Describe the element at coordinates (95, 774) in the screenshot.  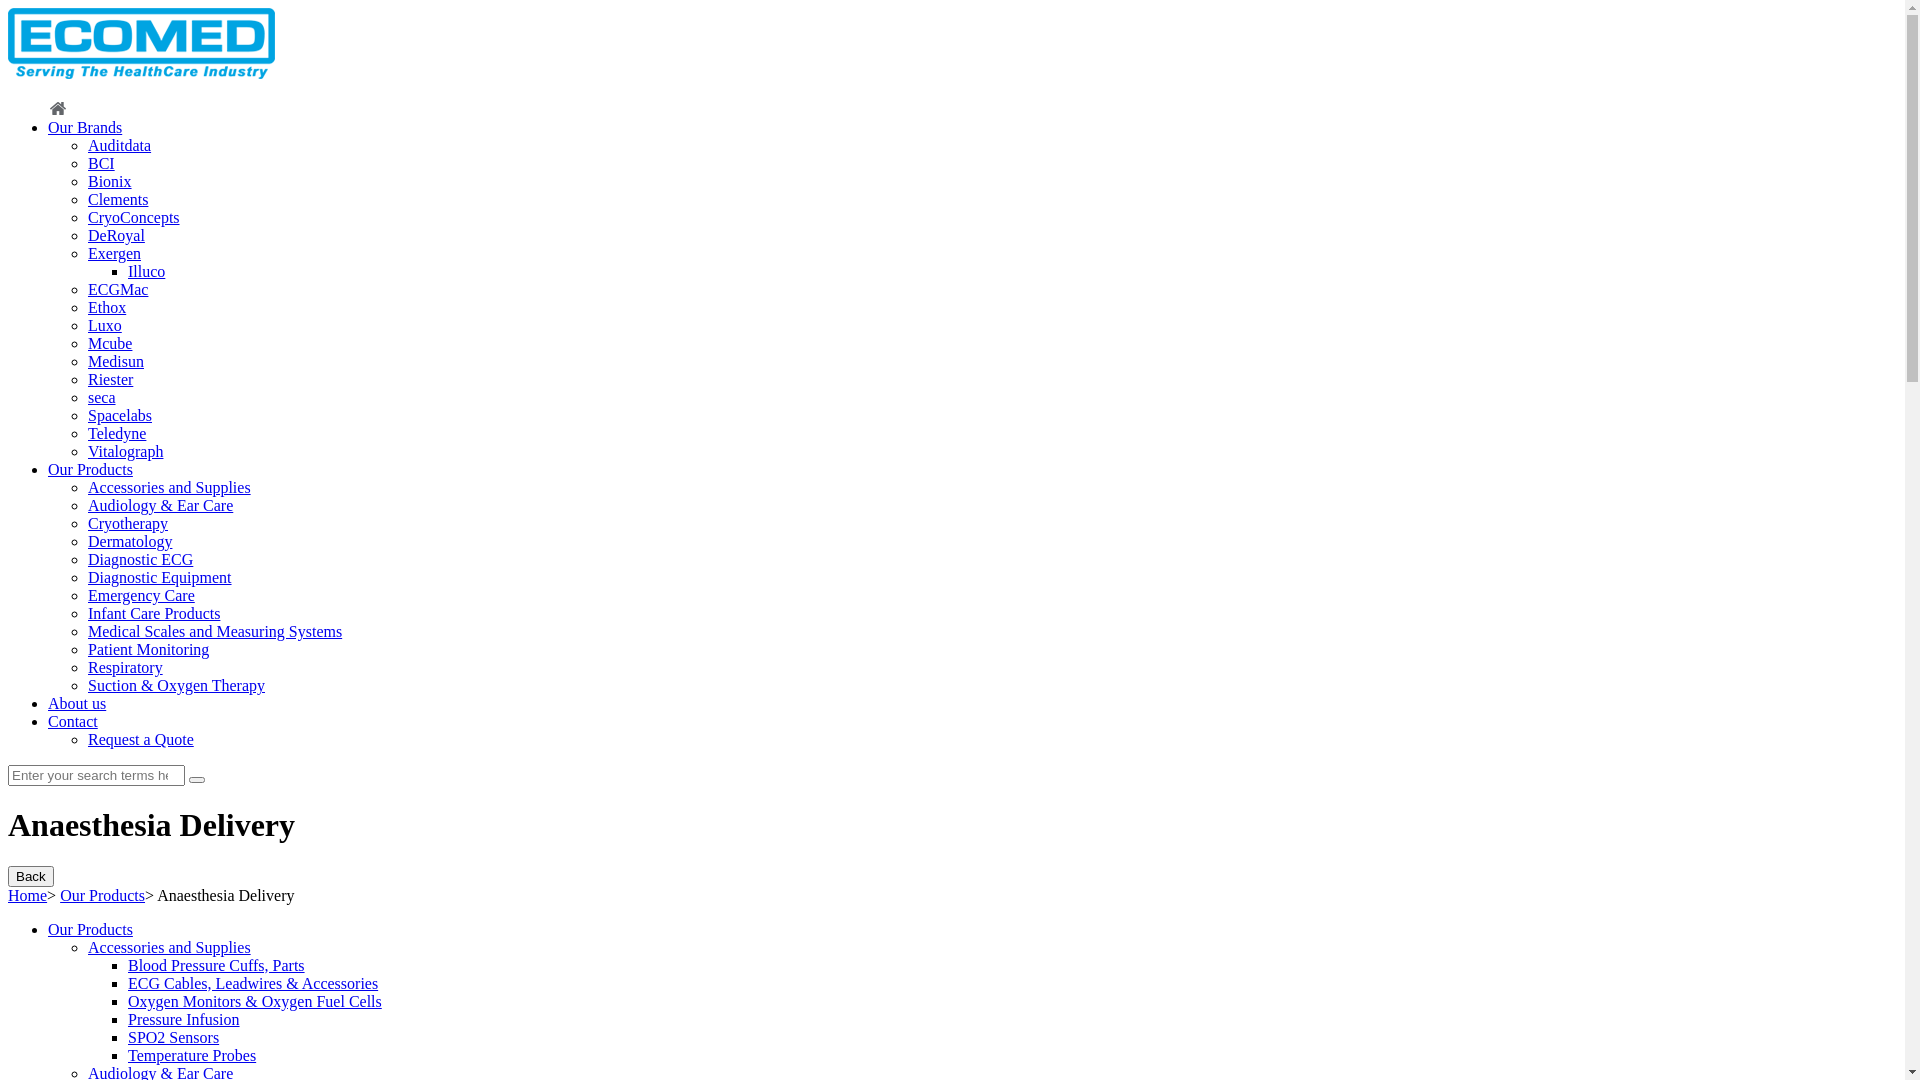
I see `'Search for:'` at that location.